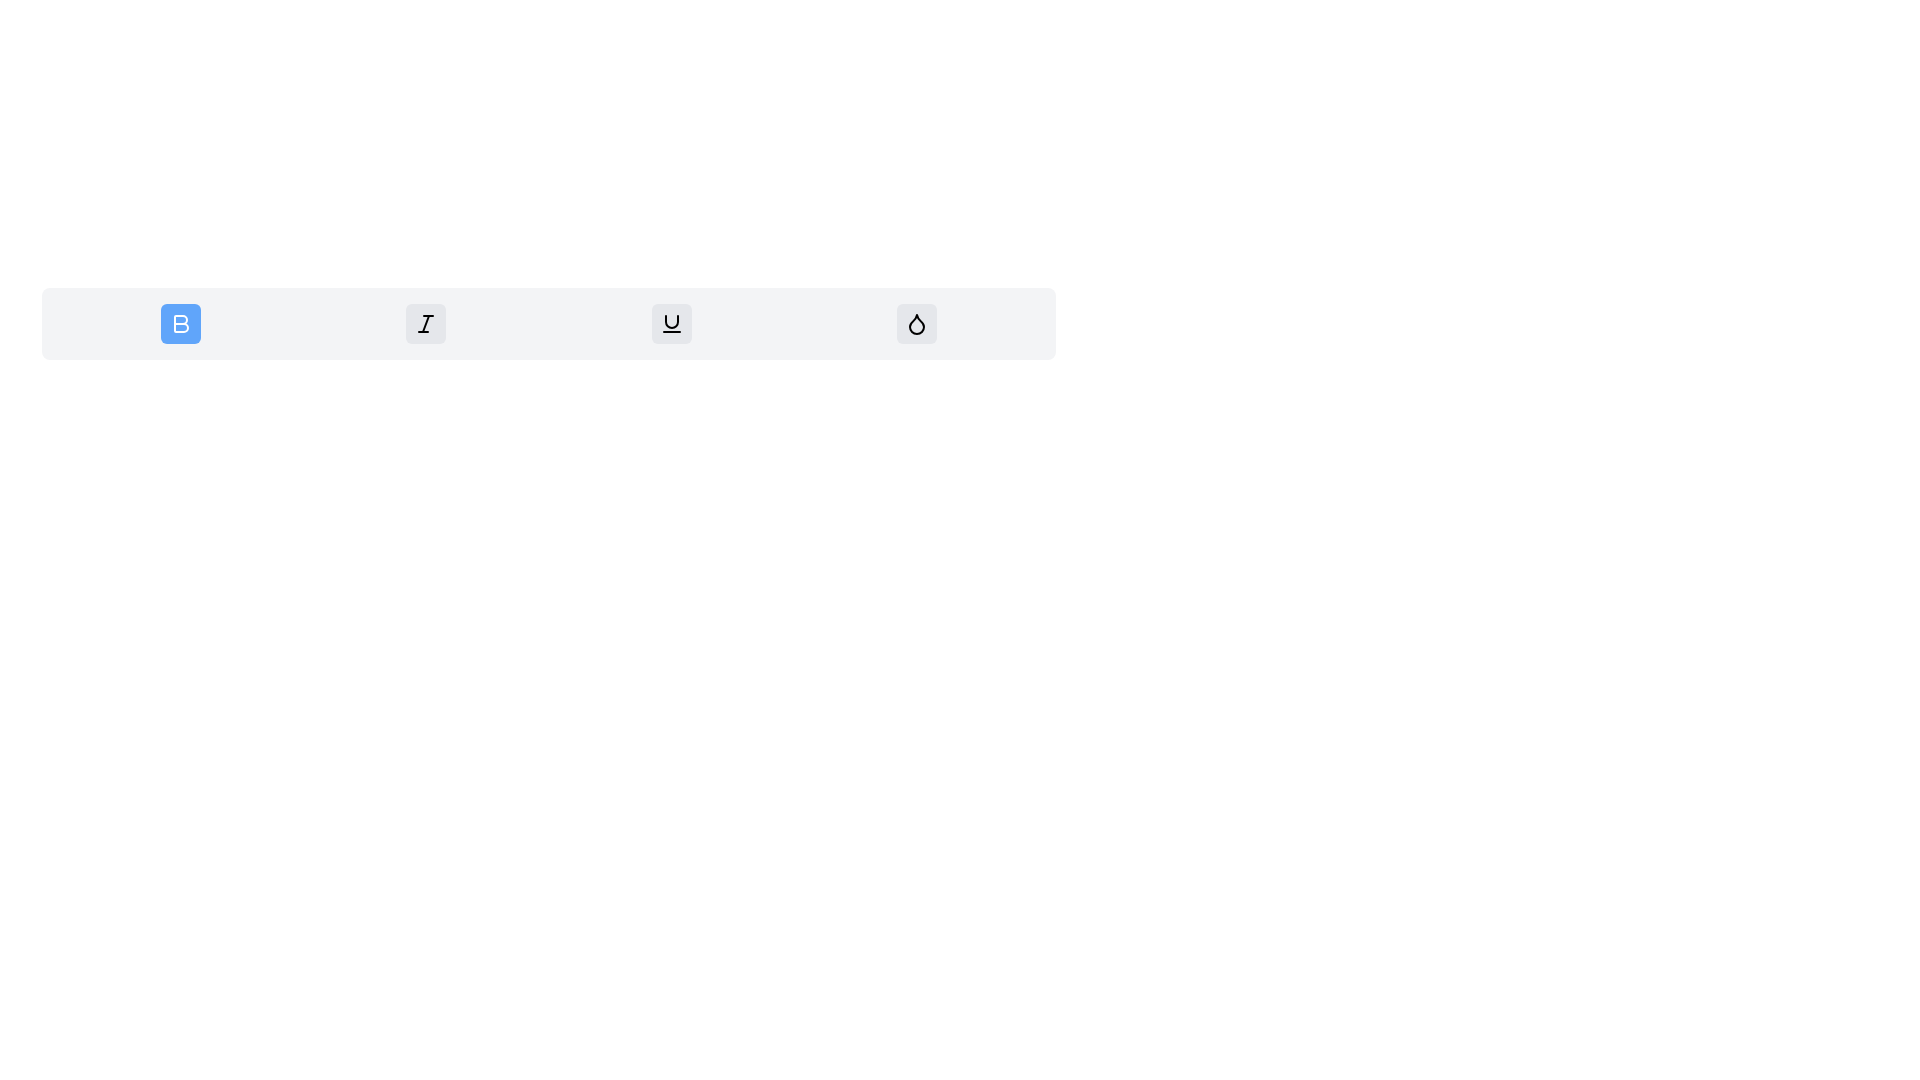 The image size is (1920, 1080). I want to click on the small, gray, italicized 'I' icon button in the horizontal toolbar, so click(425, 323).